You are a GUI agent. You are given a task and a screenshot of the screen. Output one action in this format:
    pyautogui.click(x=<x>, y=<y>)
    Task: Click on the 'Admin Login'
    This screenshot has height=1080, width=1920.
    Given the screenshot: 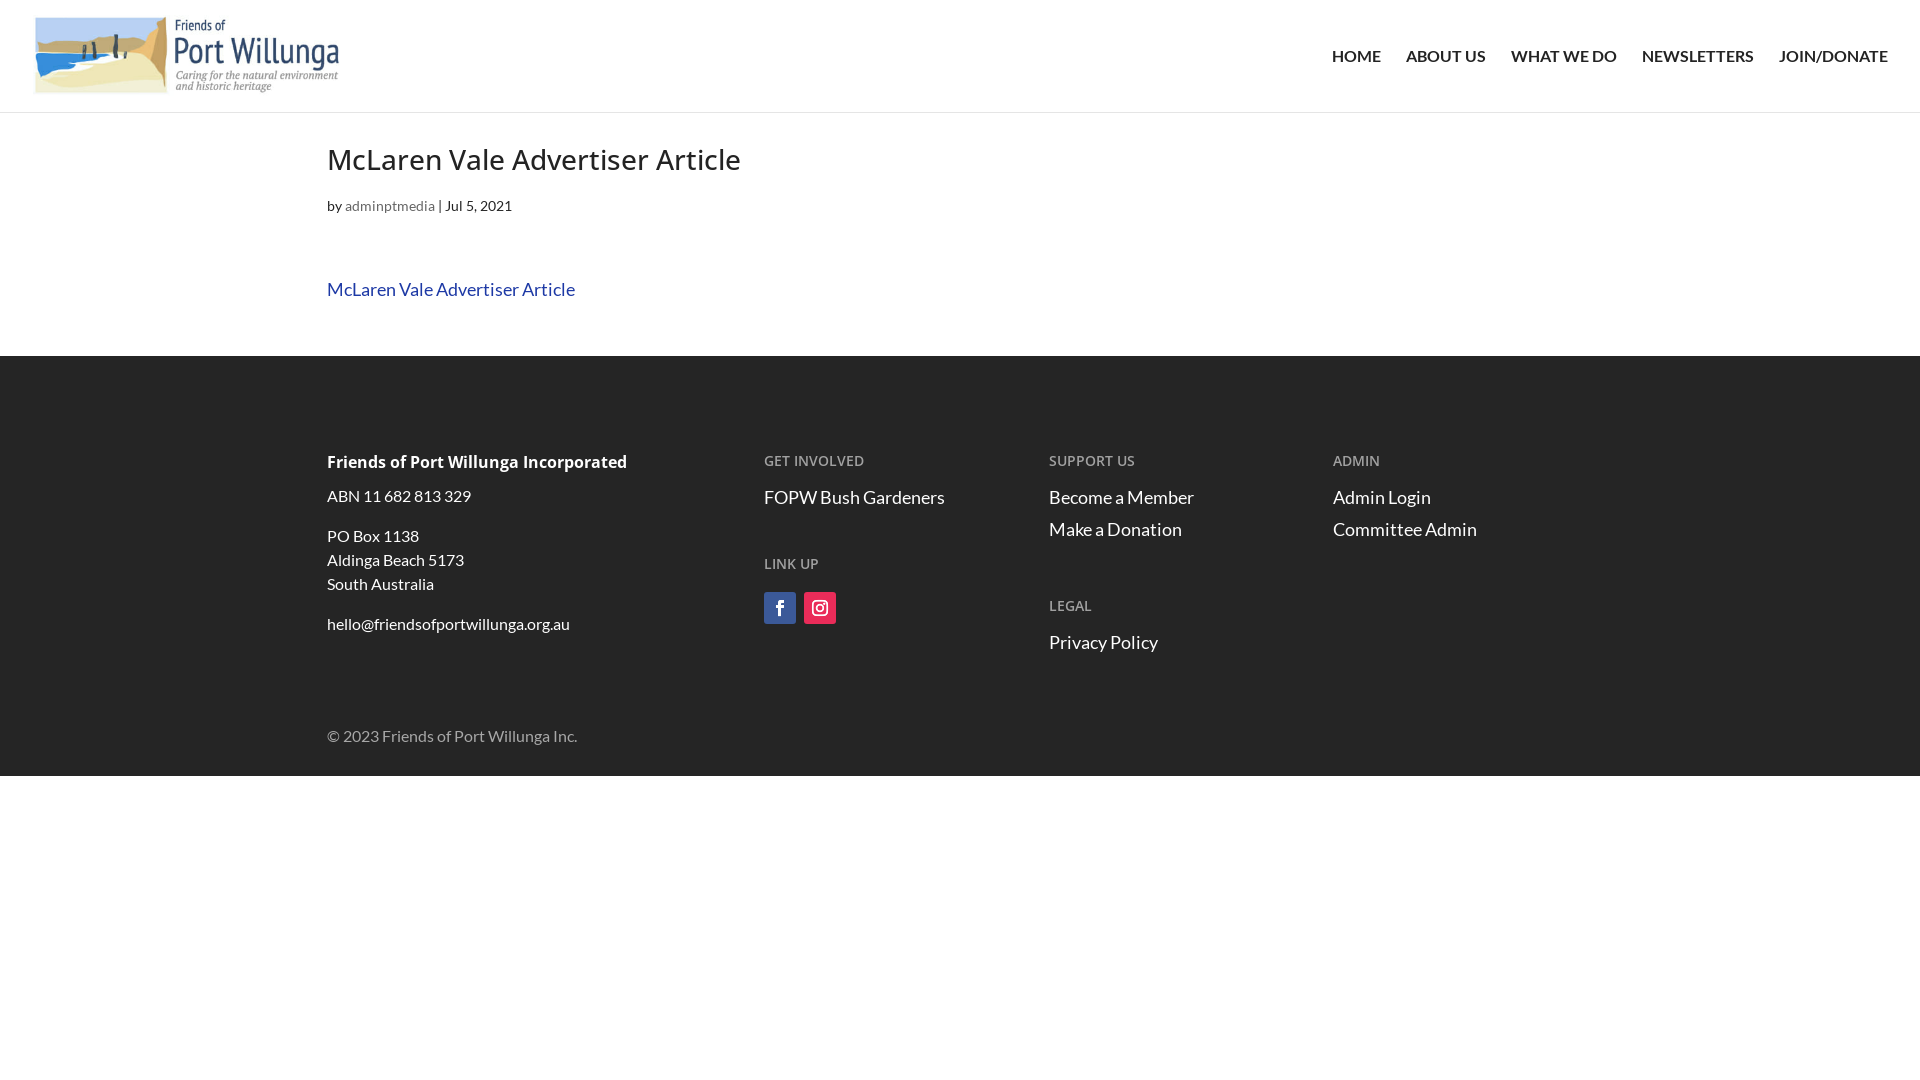 What is the action you would take?
    pyautogui.click(x=1381, y=496)
    